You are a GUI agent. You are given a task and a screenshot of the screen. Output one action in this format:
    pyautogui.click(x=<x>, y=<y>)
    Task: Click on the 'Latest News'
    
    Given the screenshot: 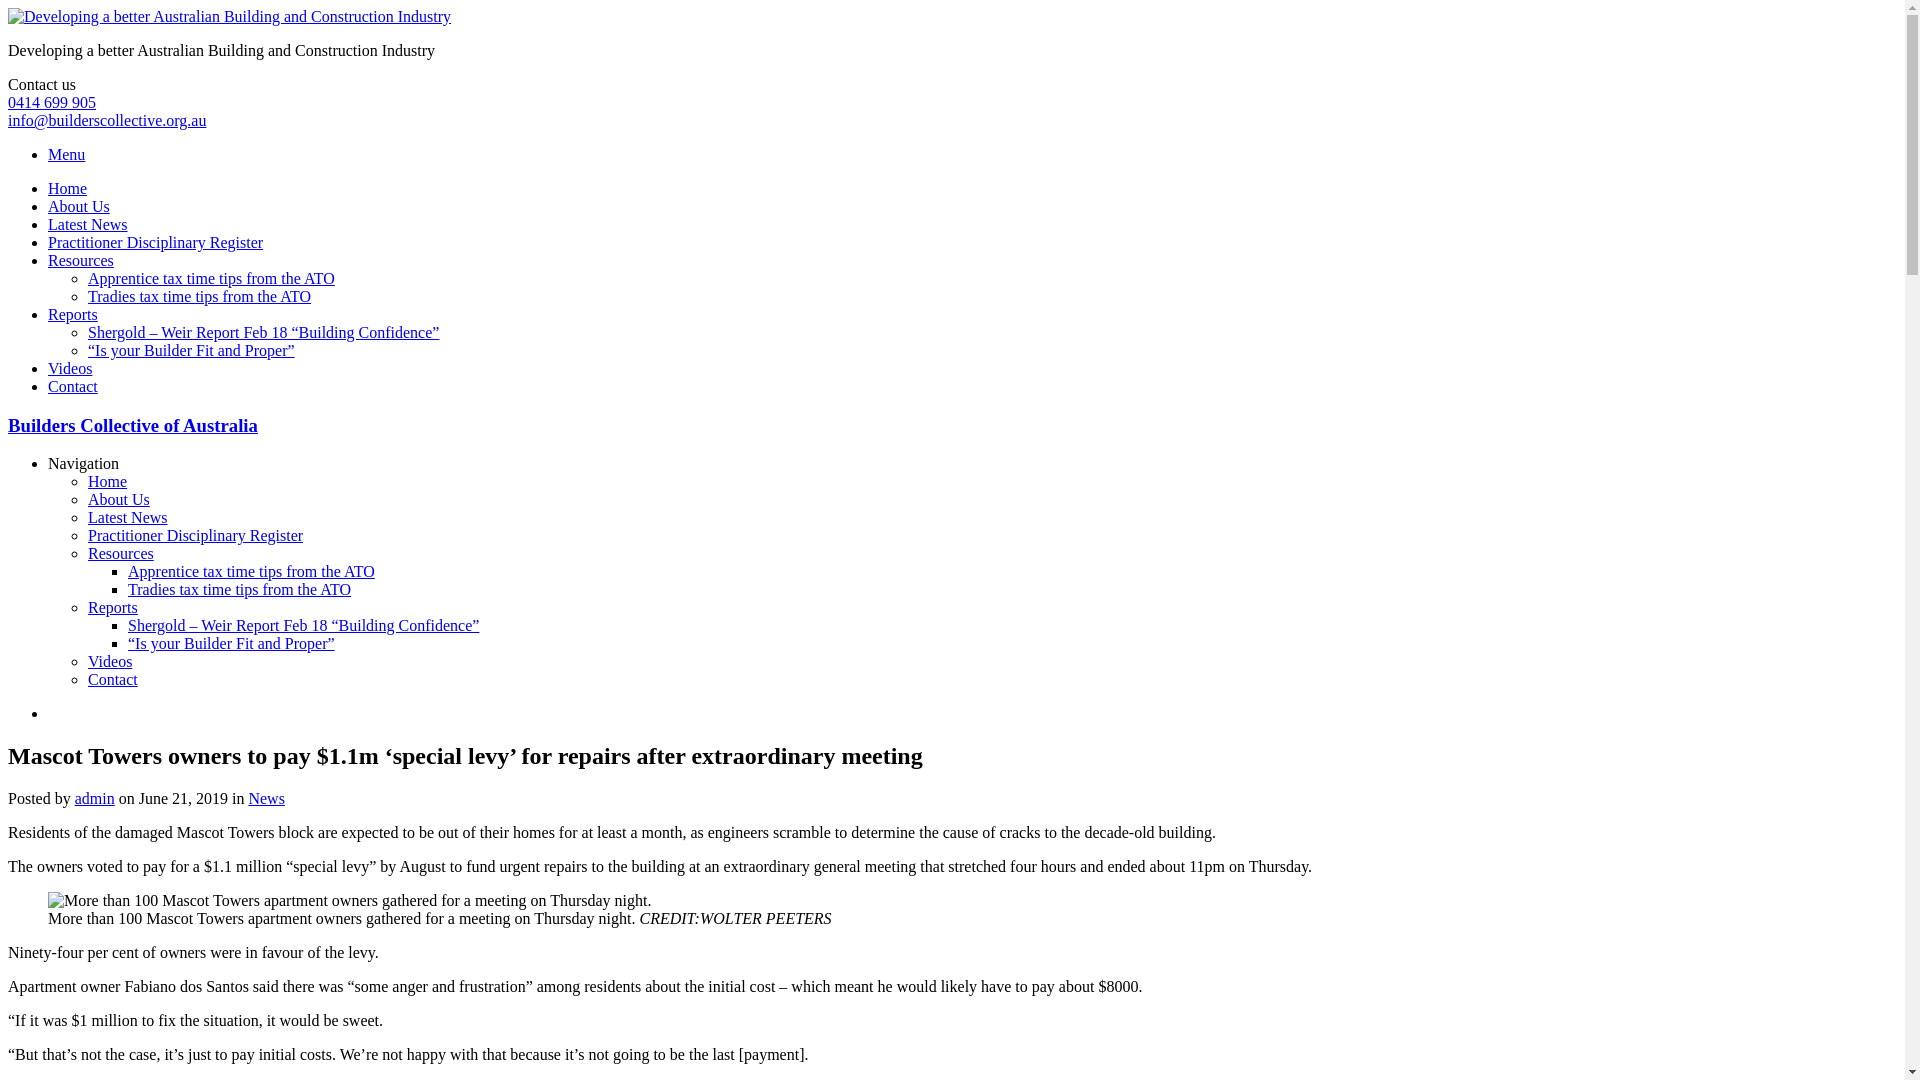 What is the action you would take?
    pyautogui.click(x=86, y=224)
    